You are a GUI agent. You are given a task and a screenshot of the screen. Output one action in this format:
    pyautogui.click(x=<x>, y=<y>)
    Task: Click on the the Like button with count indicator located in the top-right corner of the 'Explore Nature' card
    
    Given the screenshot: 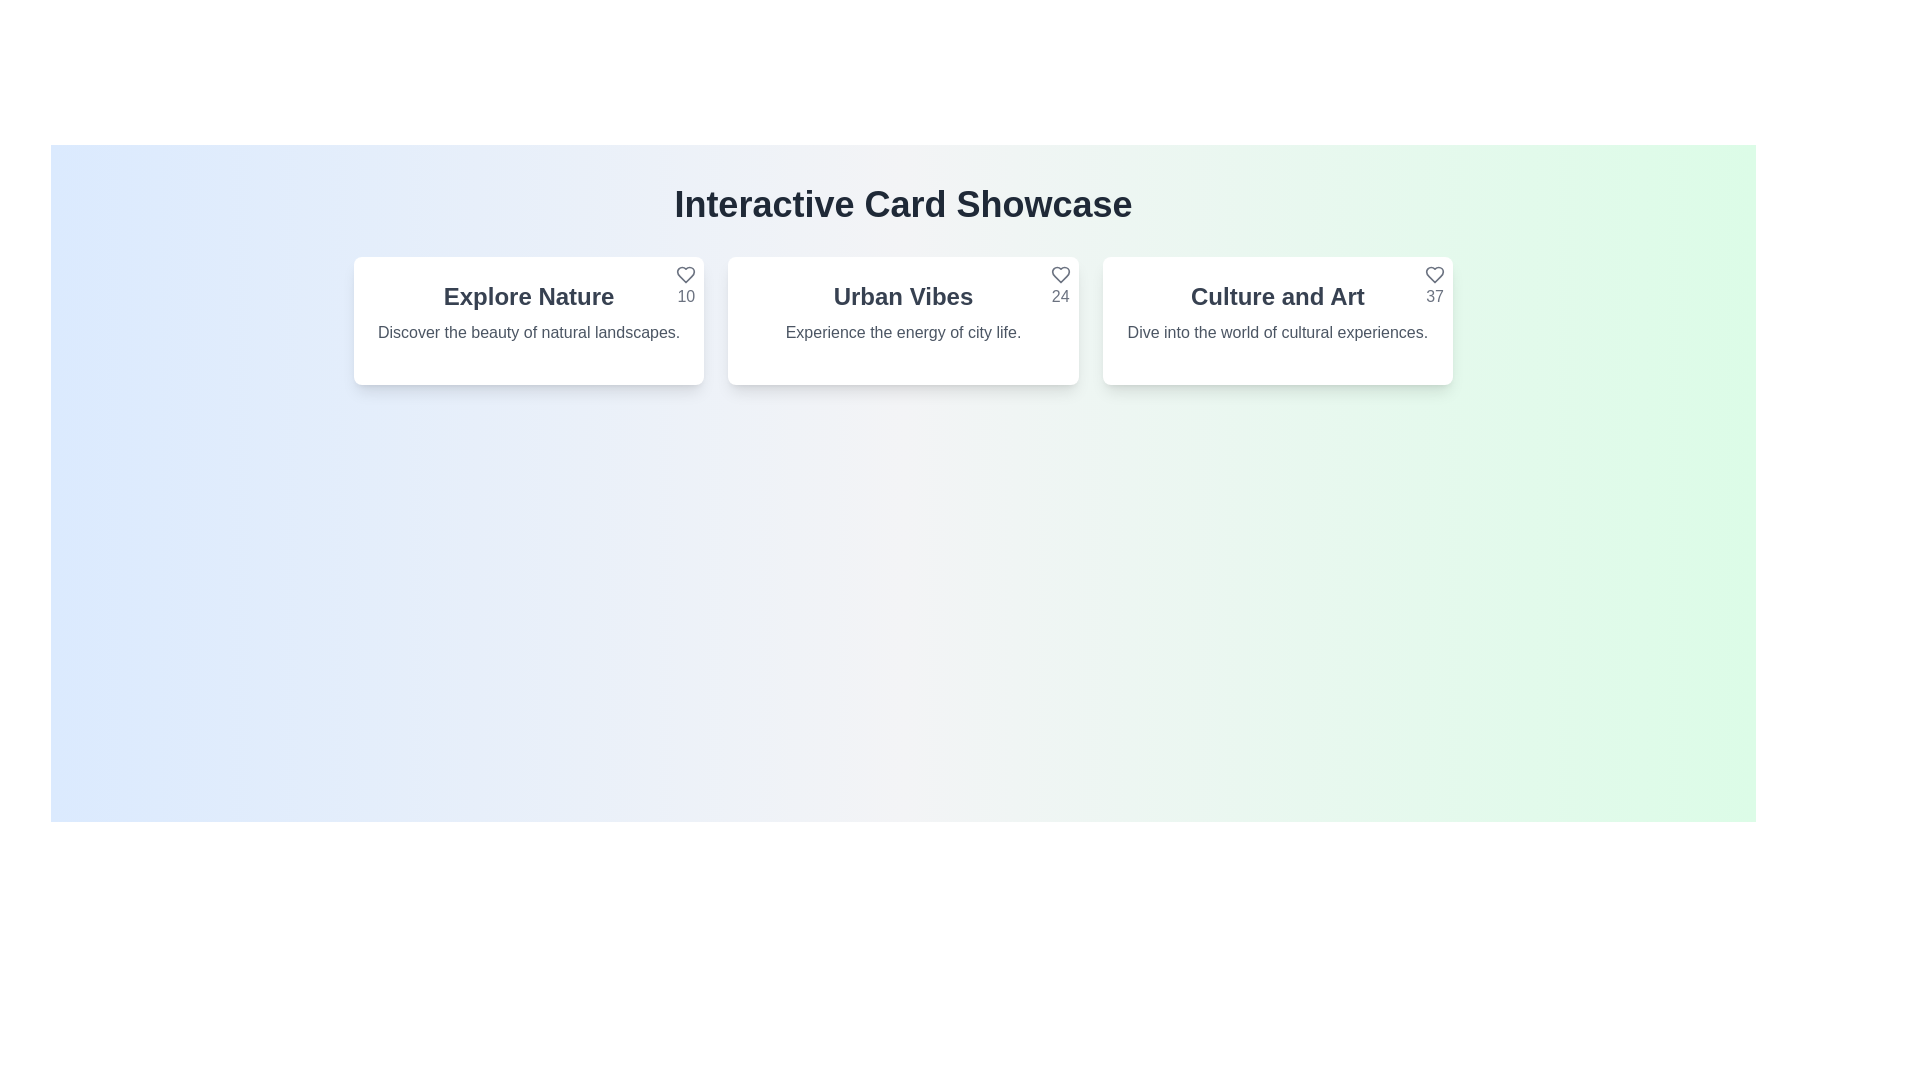 What is the action you would take?
    pyautogui.click(x=686, y=286)
    